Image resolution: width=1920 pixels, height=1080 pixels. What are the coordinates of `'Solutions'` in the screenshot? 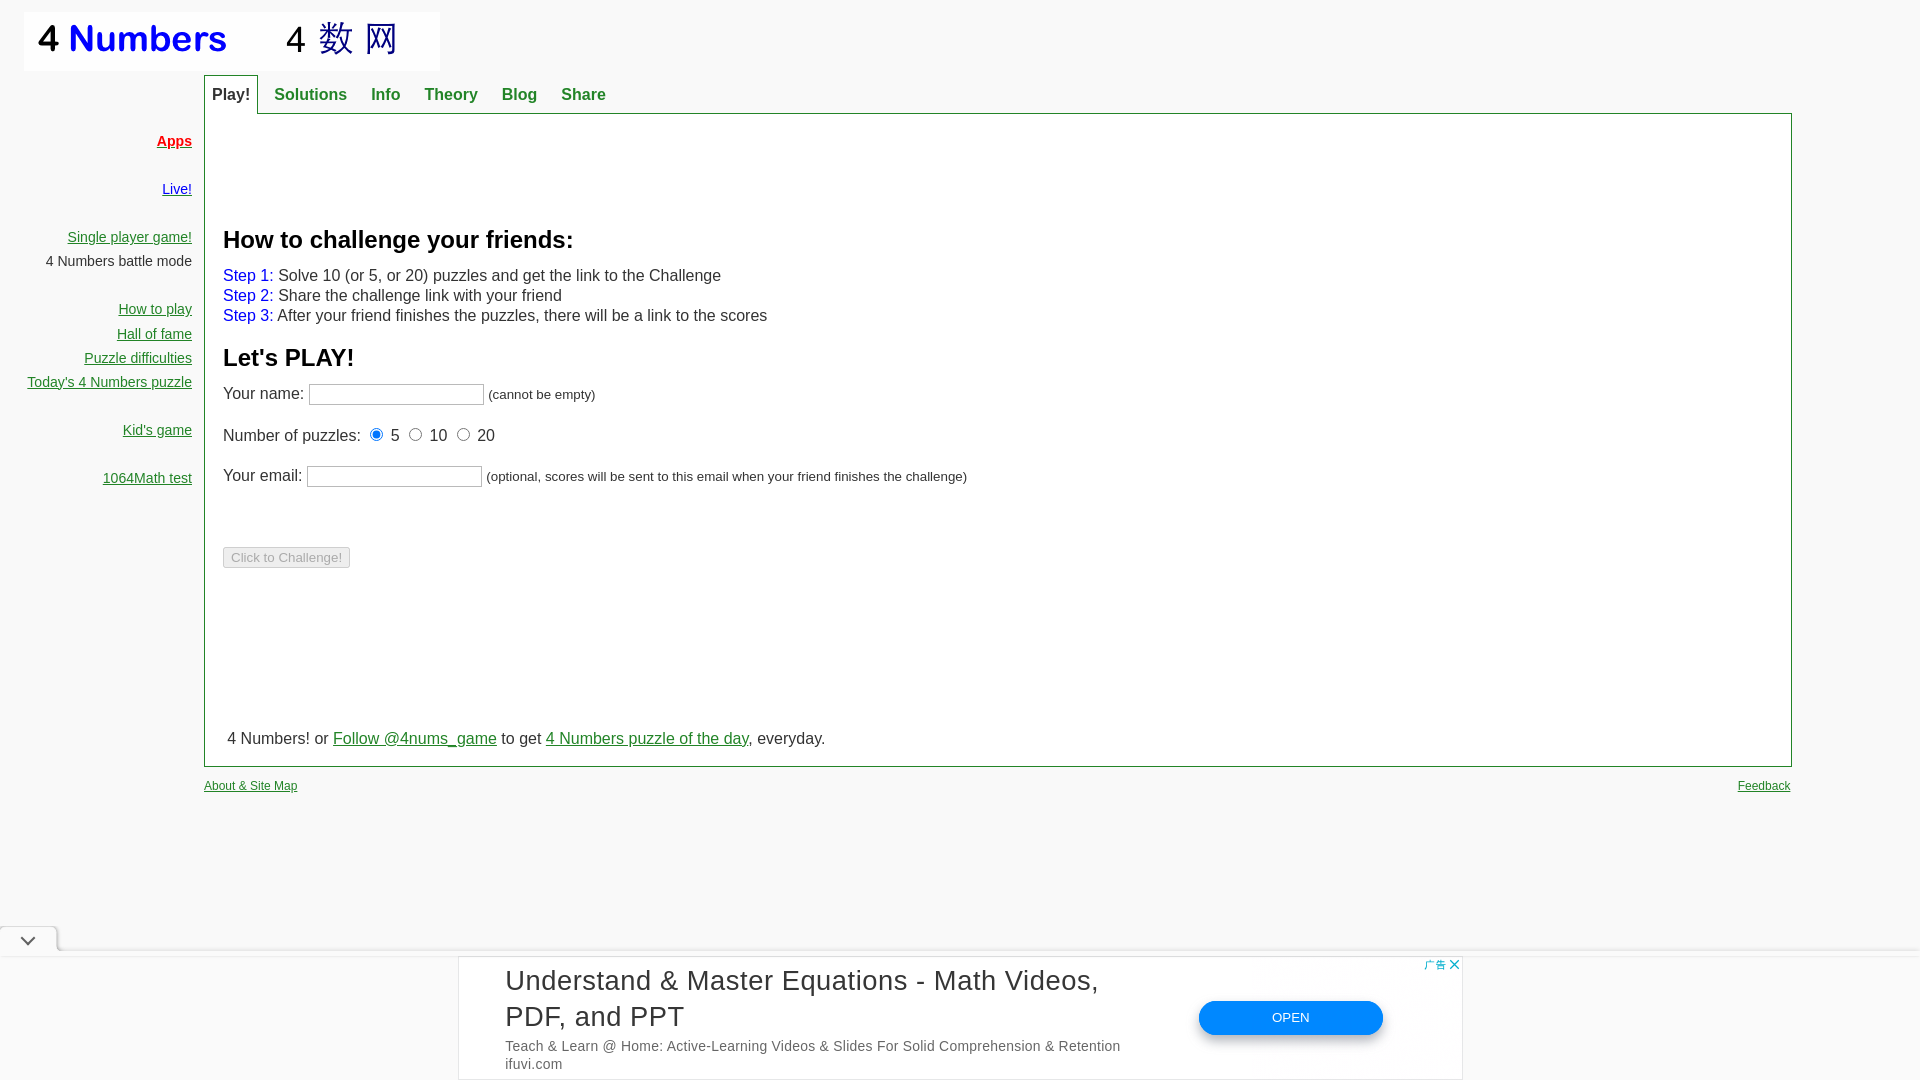 It's located at (309, 95).